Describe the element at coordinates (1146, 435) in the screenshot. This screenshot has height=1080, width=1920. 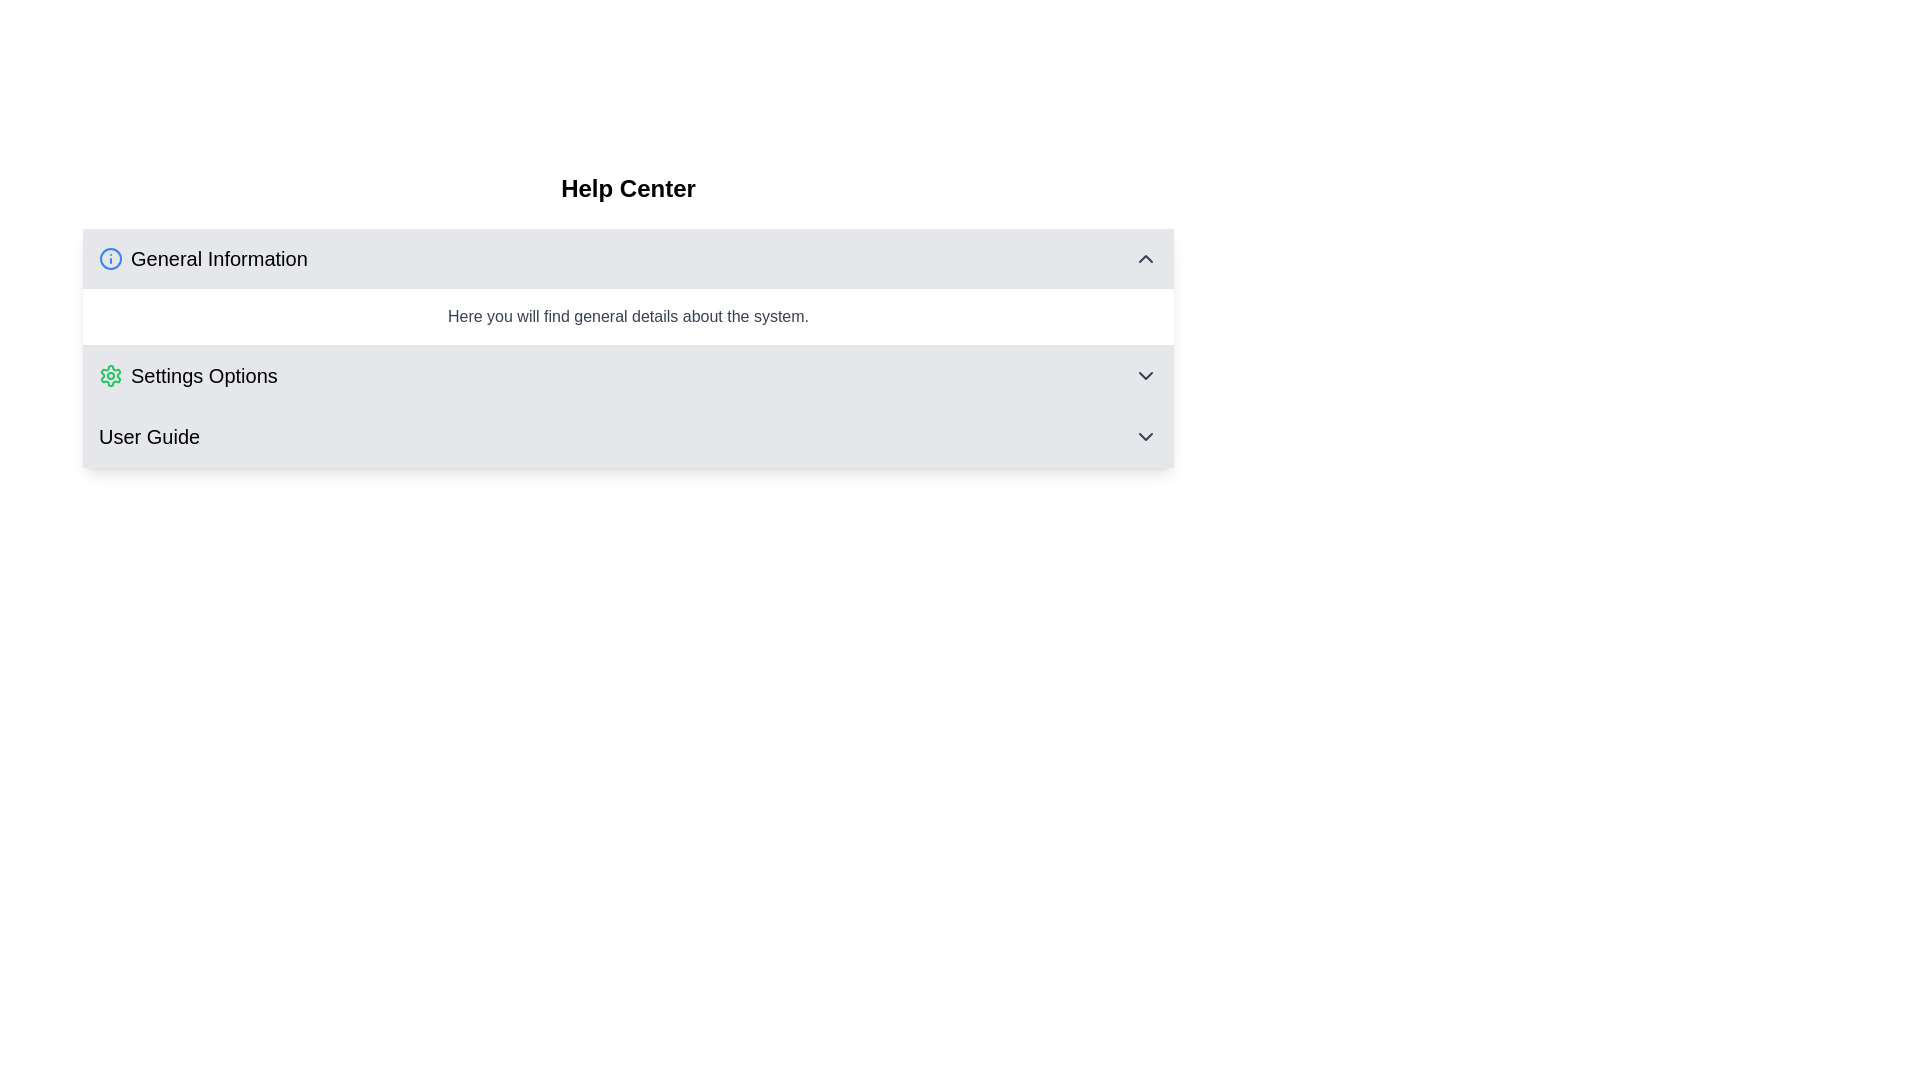
I see `the downward-facing chevron icon located in the 'User Guide' section` at that location.